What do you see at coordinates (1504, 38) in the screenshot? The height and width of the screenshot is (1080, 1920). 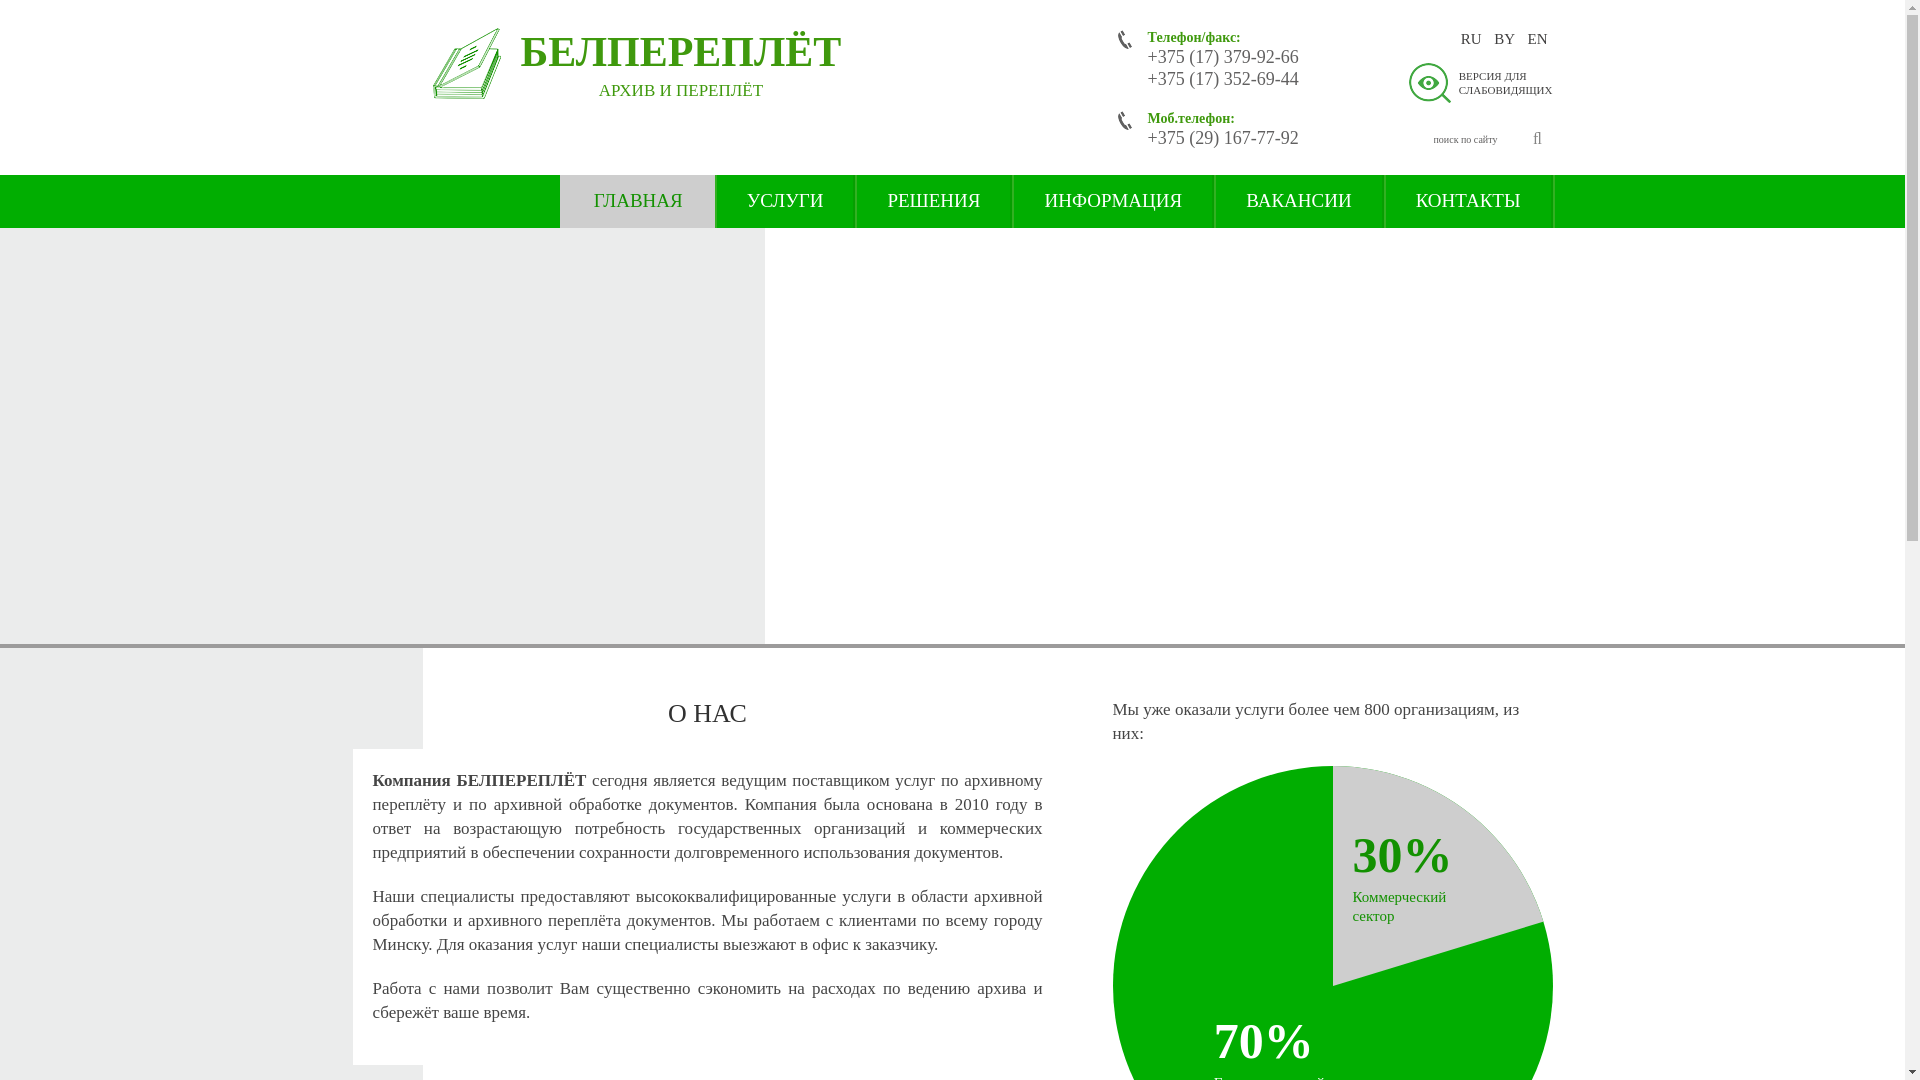 I see `'BY'` at bounding box center [1504, 38].